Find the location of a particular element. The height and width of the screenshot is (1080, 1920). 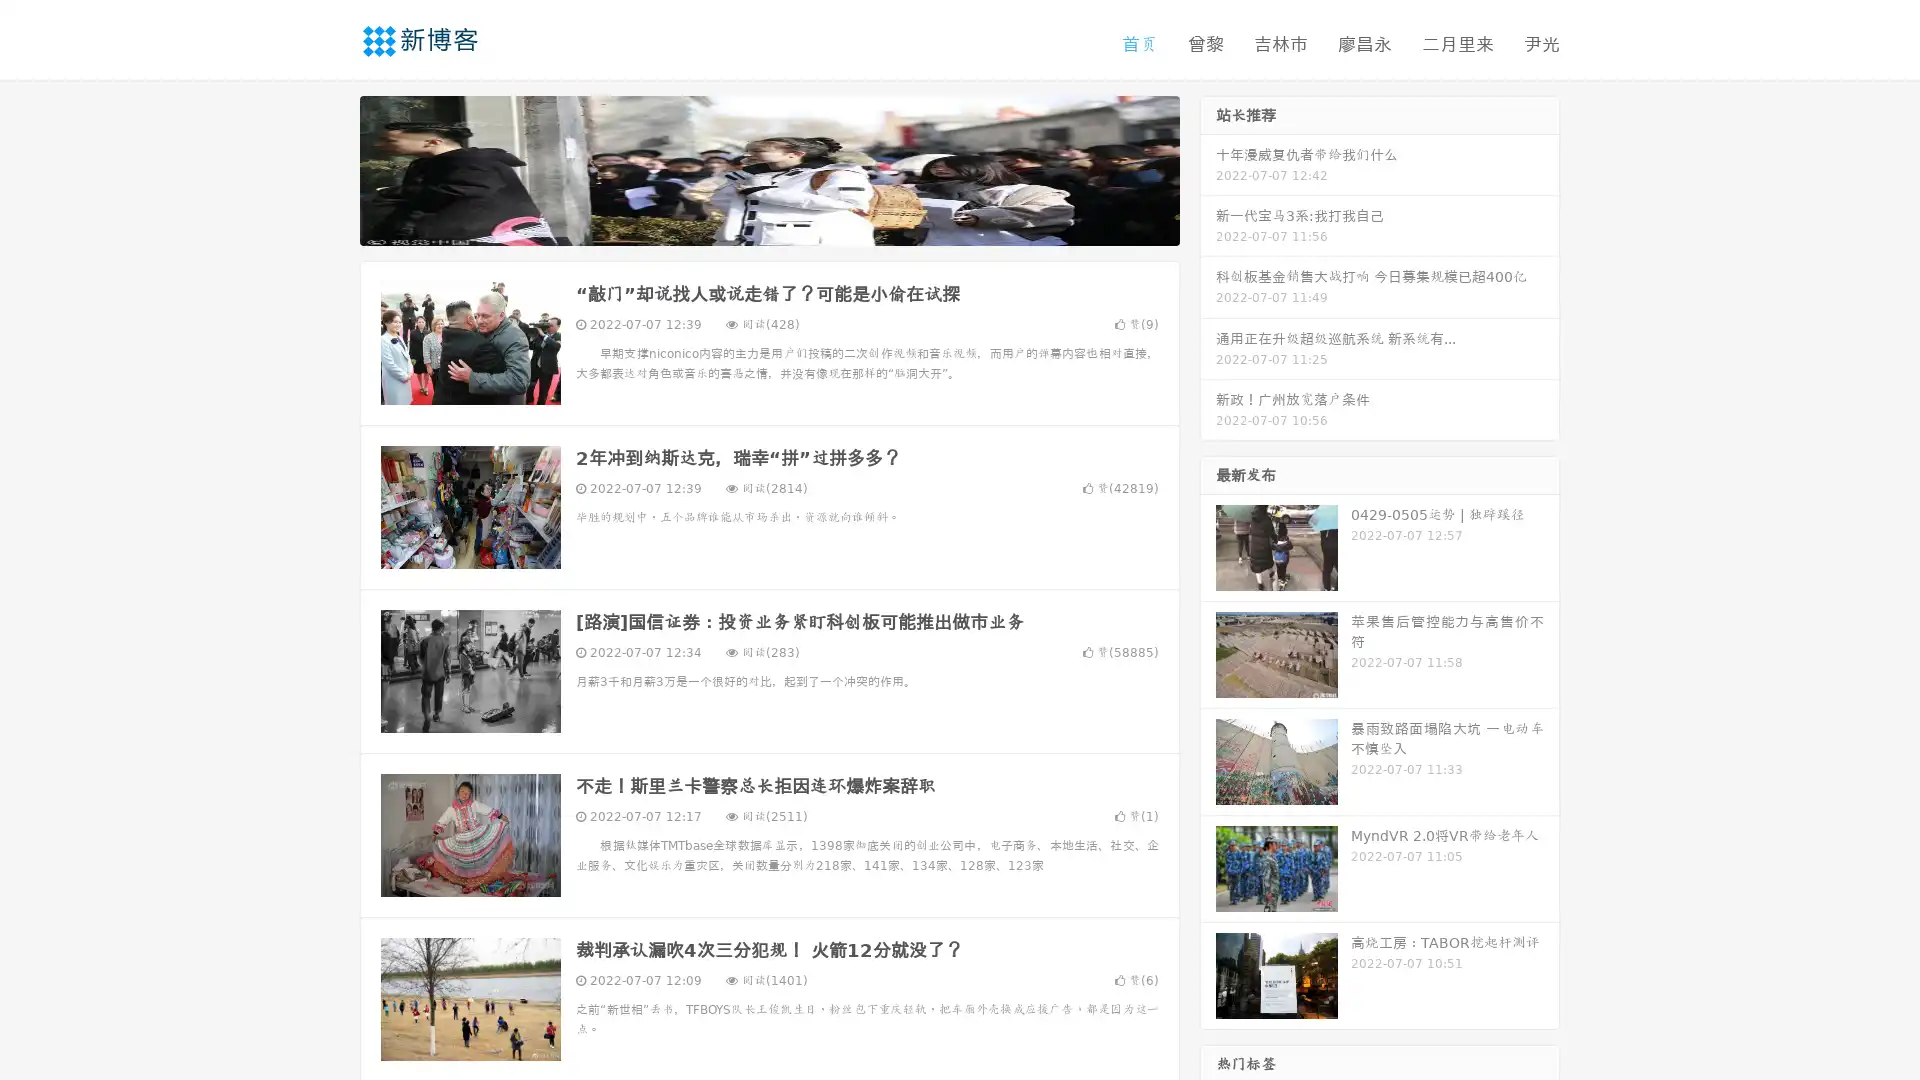

Go to slide 3 is located at coordinates (789, 225).